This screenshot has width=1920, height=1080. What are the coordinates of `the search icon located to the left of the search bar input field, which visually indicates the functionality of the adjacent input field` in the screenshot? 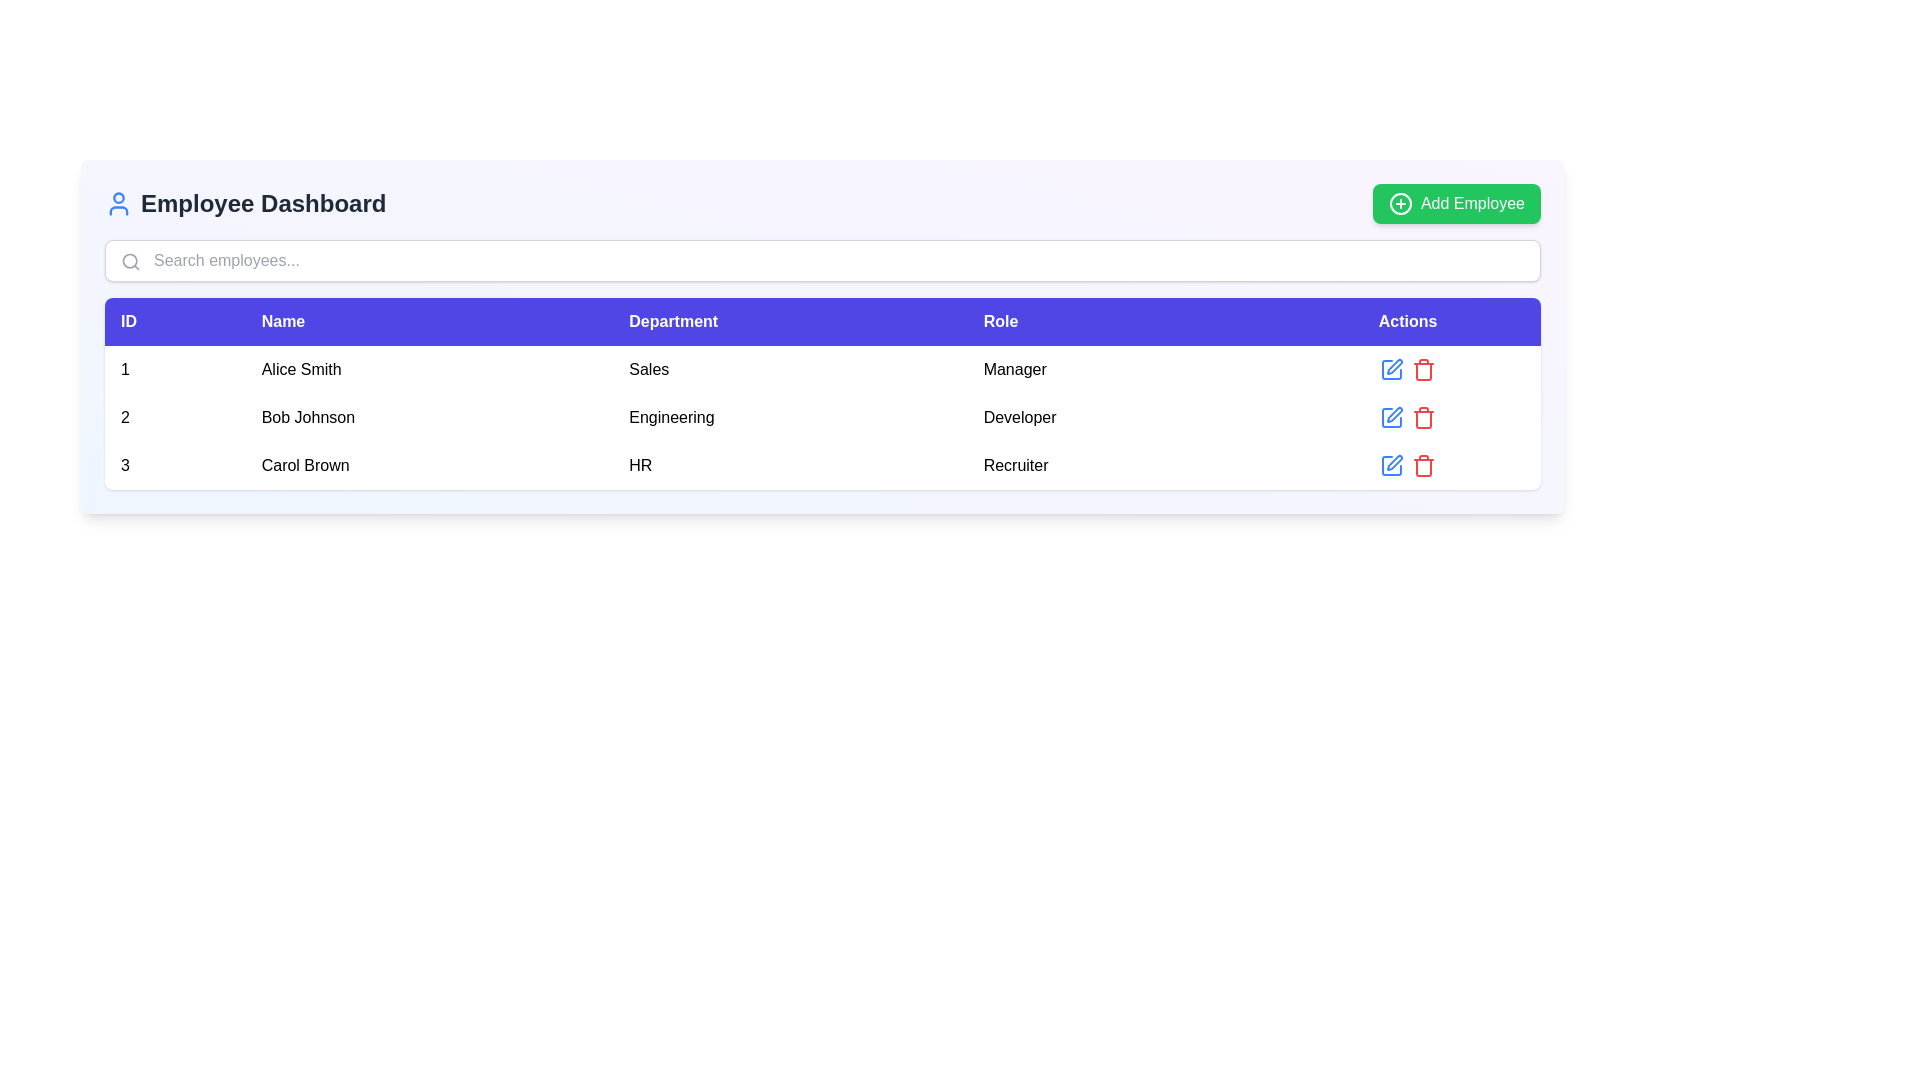 It's located at (129, 261).